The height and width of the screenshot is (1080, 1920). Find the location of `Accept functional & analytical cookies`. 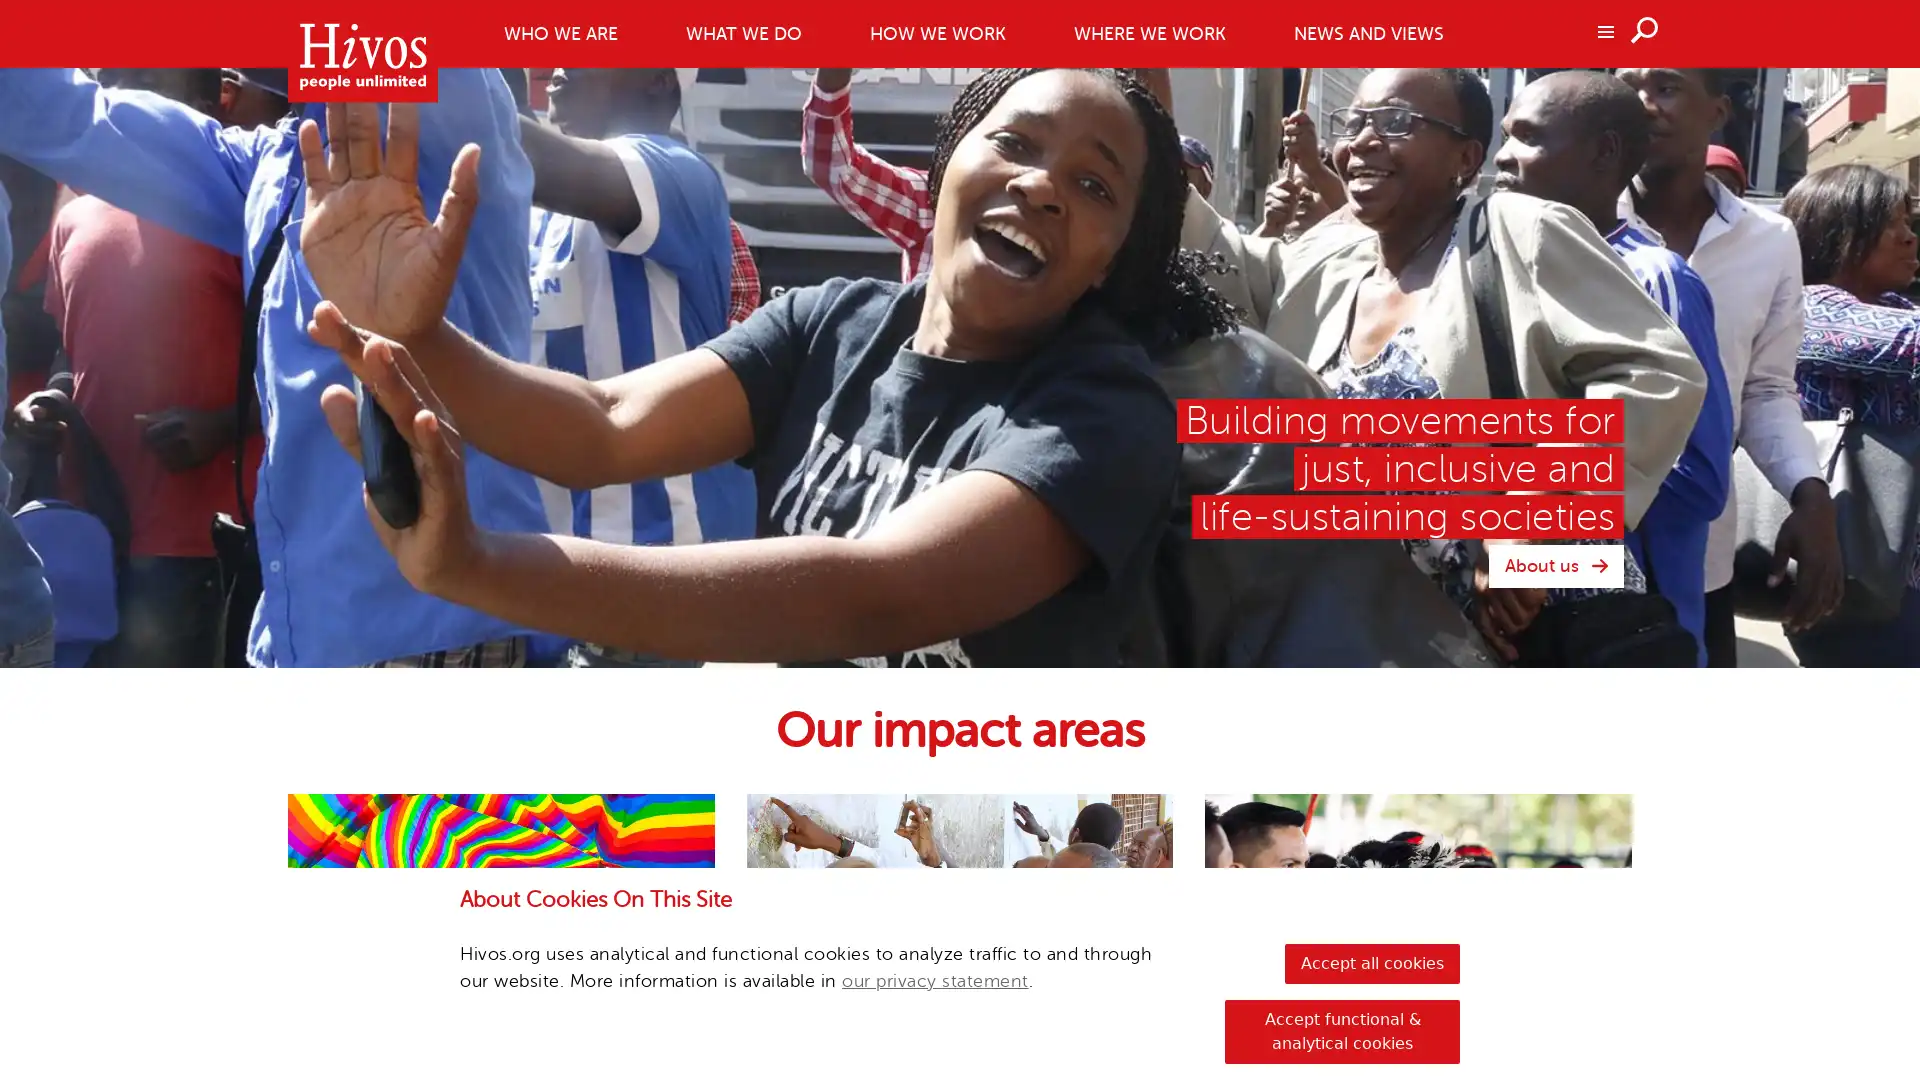

Accept functional & analytical cookies is located at coordinates (1342, 1032).